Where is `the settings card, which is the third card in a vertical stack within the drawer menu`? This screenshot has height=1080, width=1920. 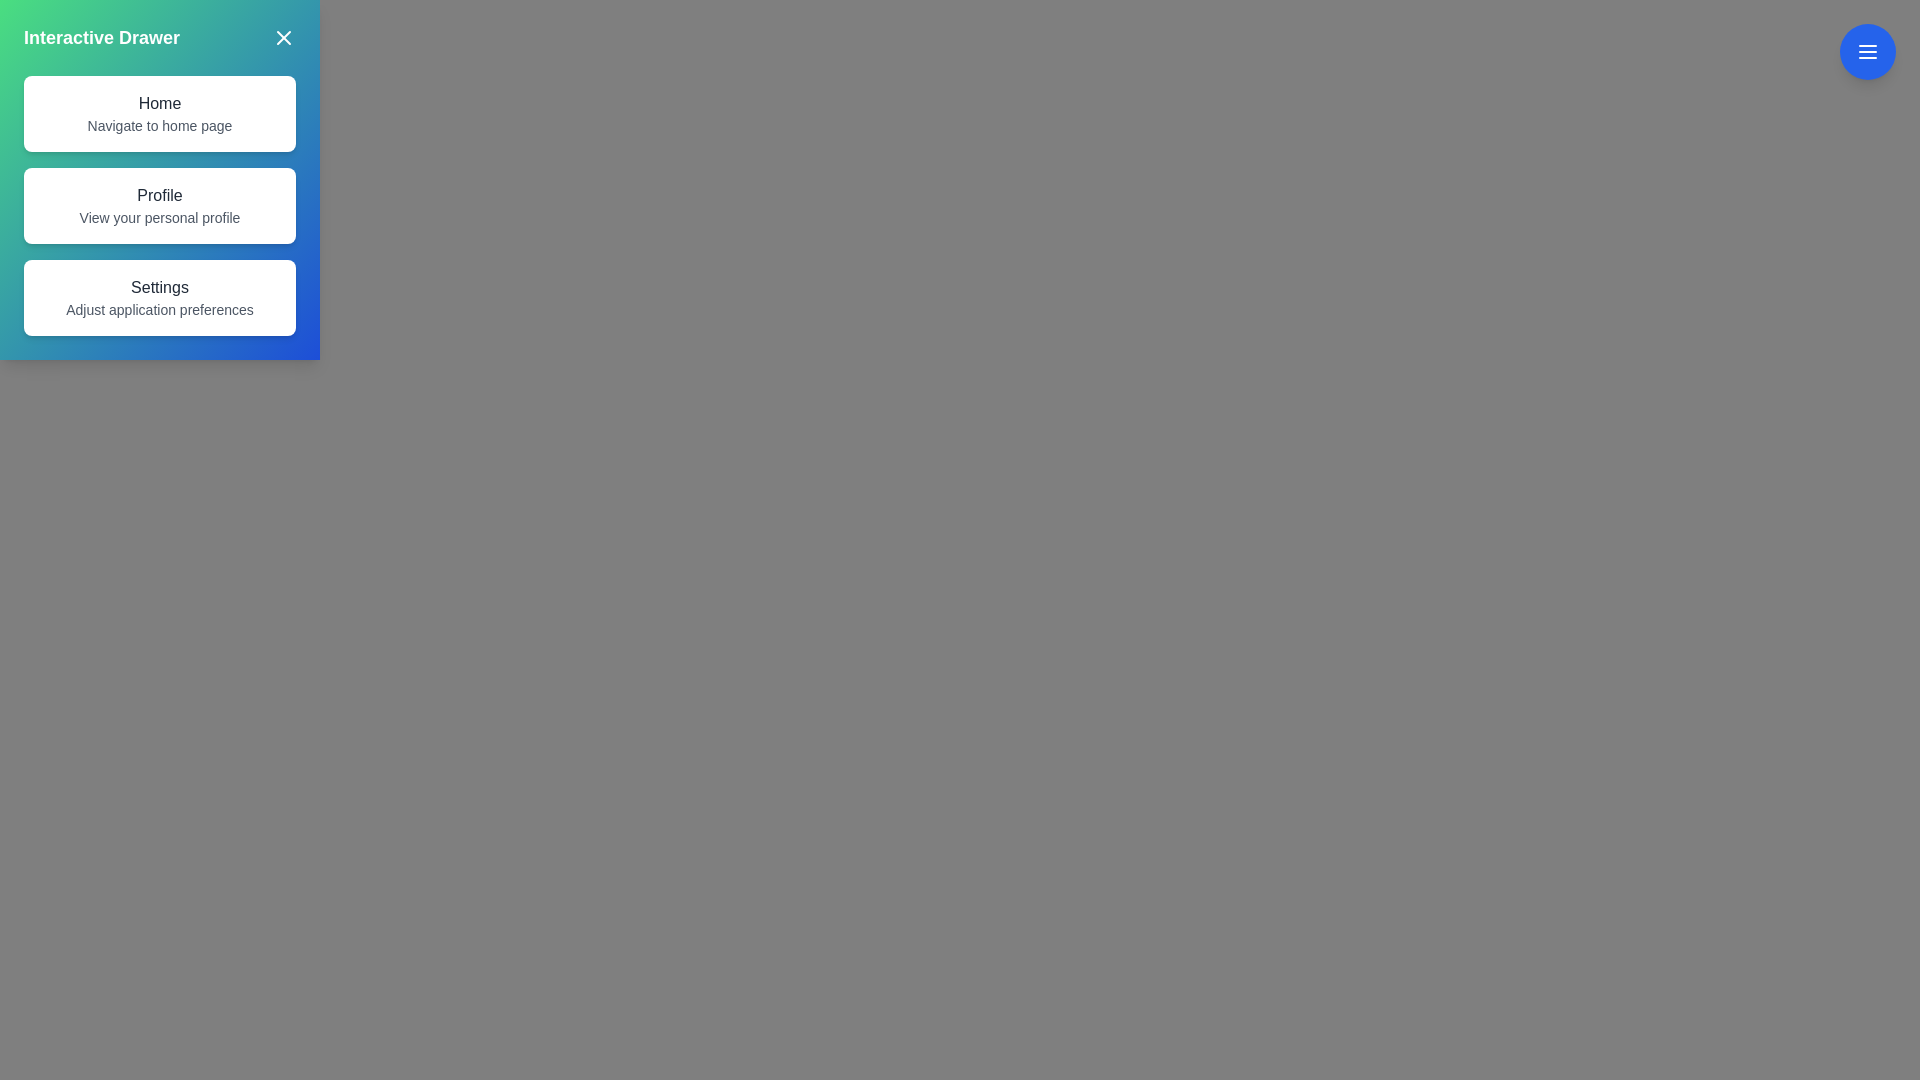
the settings card, which is the third card in a vertical stack within the drawer menu is located at coordinates (158, 297).